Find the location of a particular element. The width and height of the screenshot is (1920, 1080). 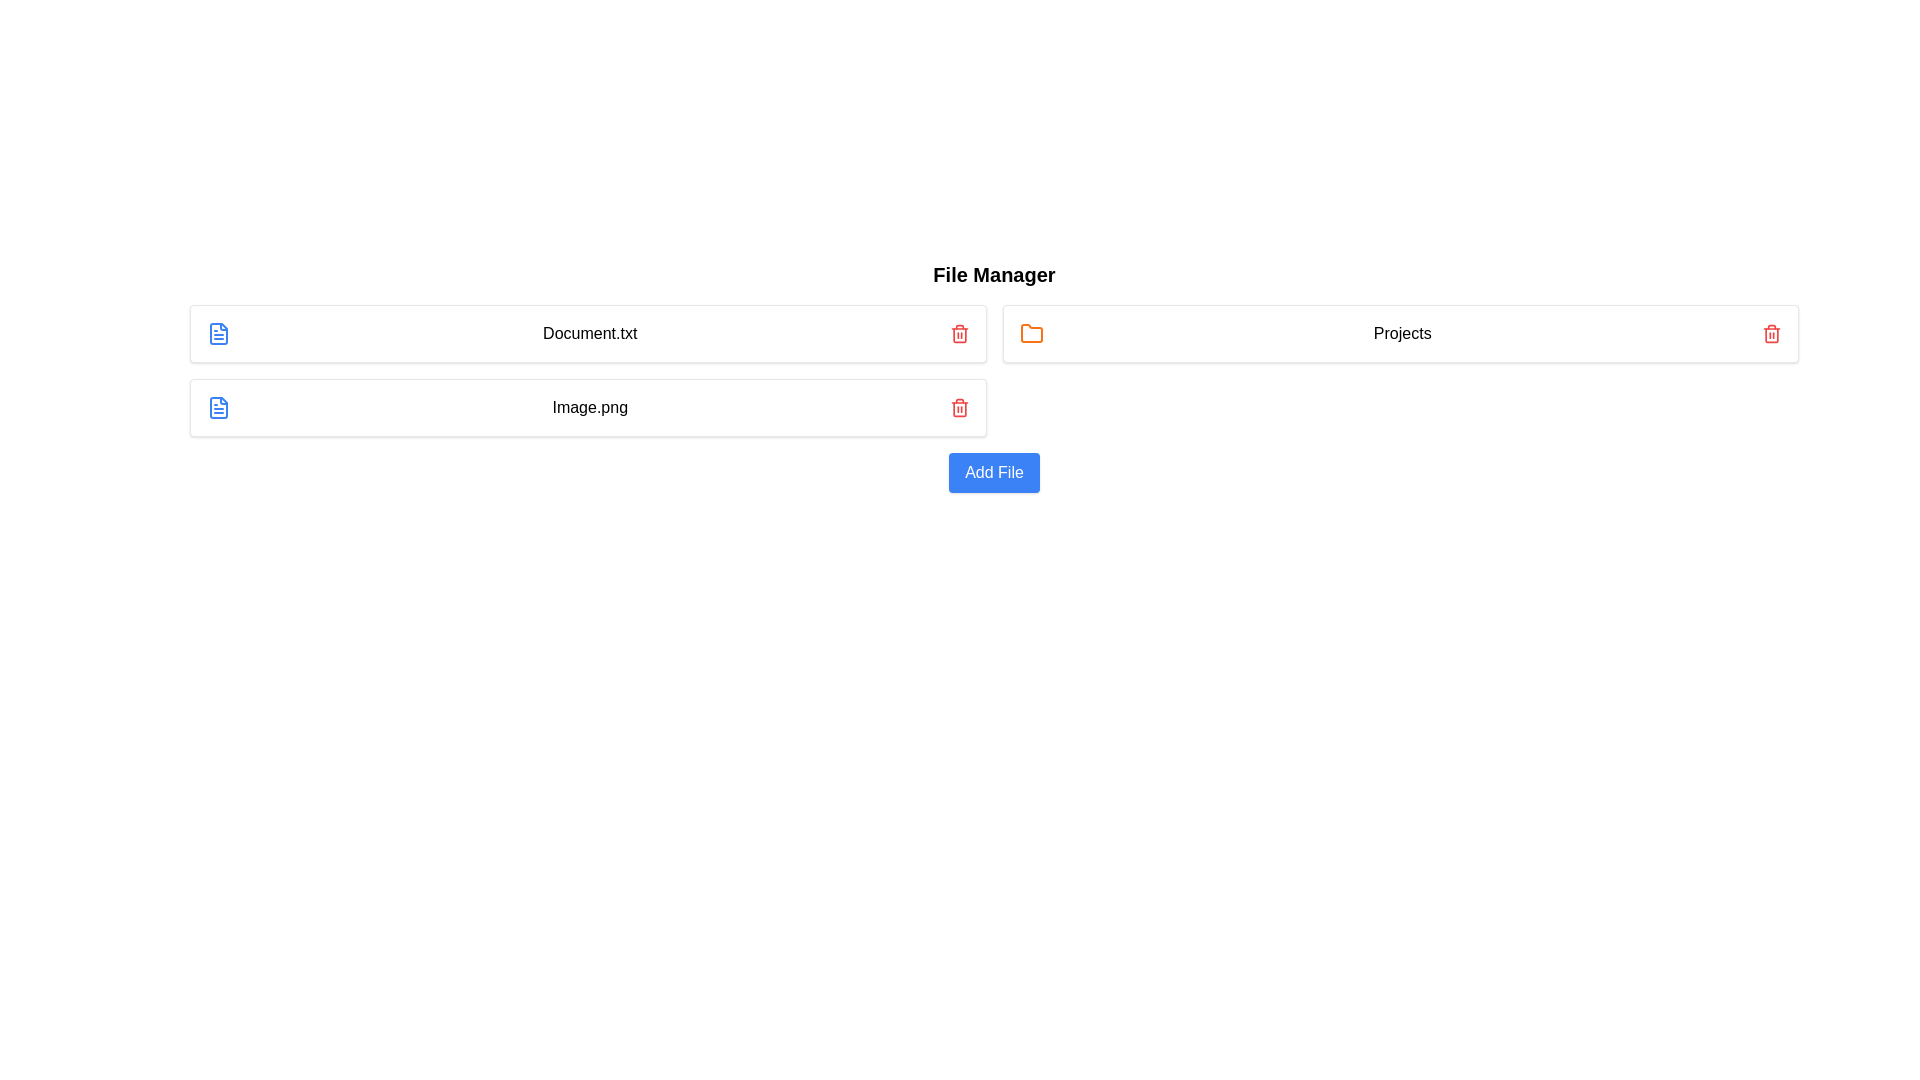

the trash can icon located at the far-right end of the row containing the file name 'Document.txt' is located at coordinates (958, 333).